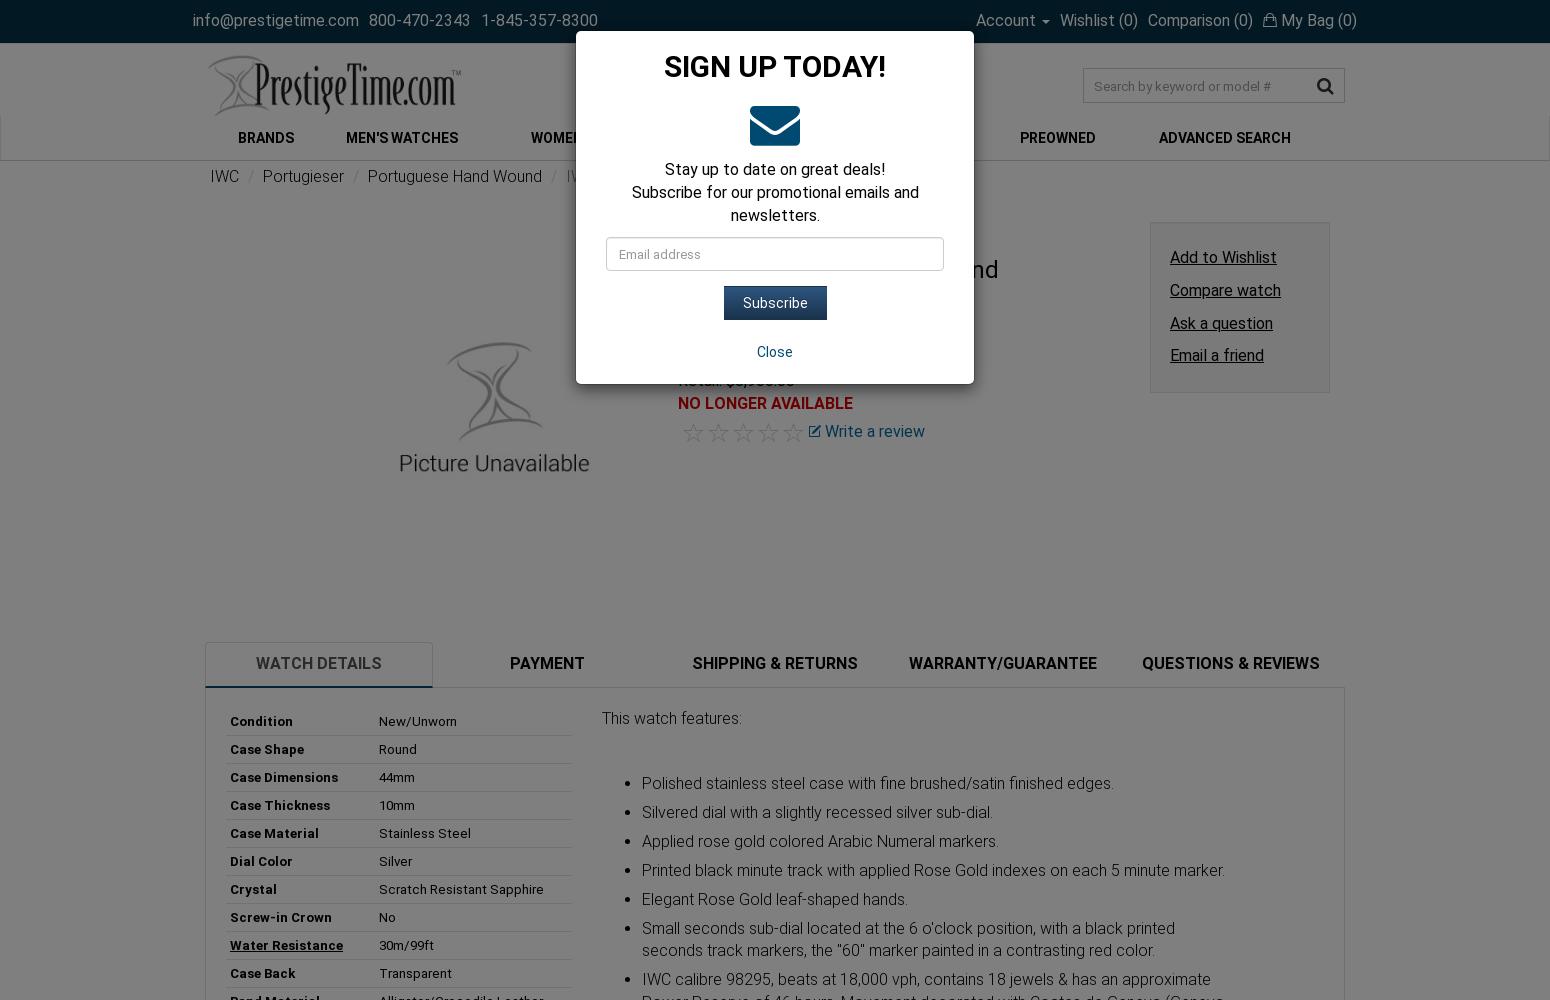 Image resolution: width=1550 pixels, height=1000 pixels. What do you see at coordinates (261, 859) in the screenshot?
I see `'Dial Color'` at bounding box center [261, 859].